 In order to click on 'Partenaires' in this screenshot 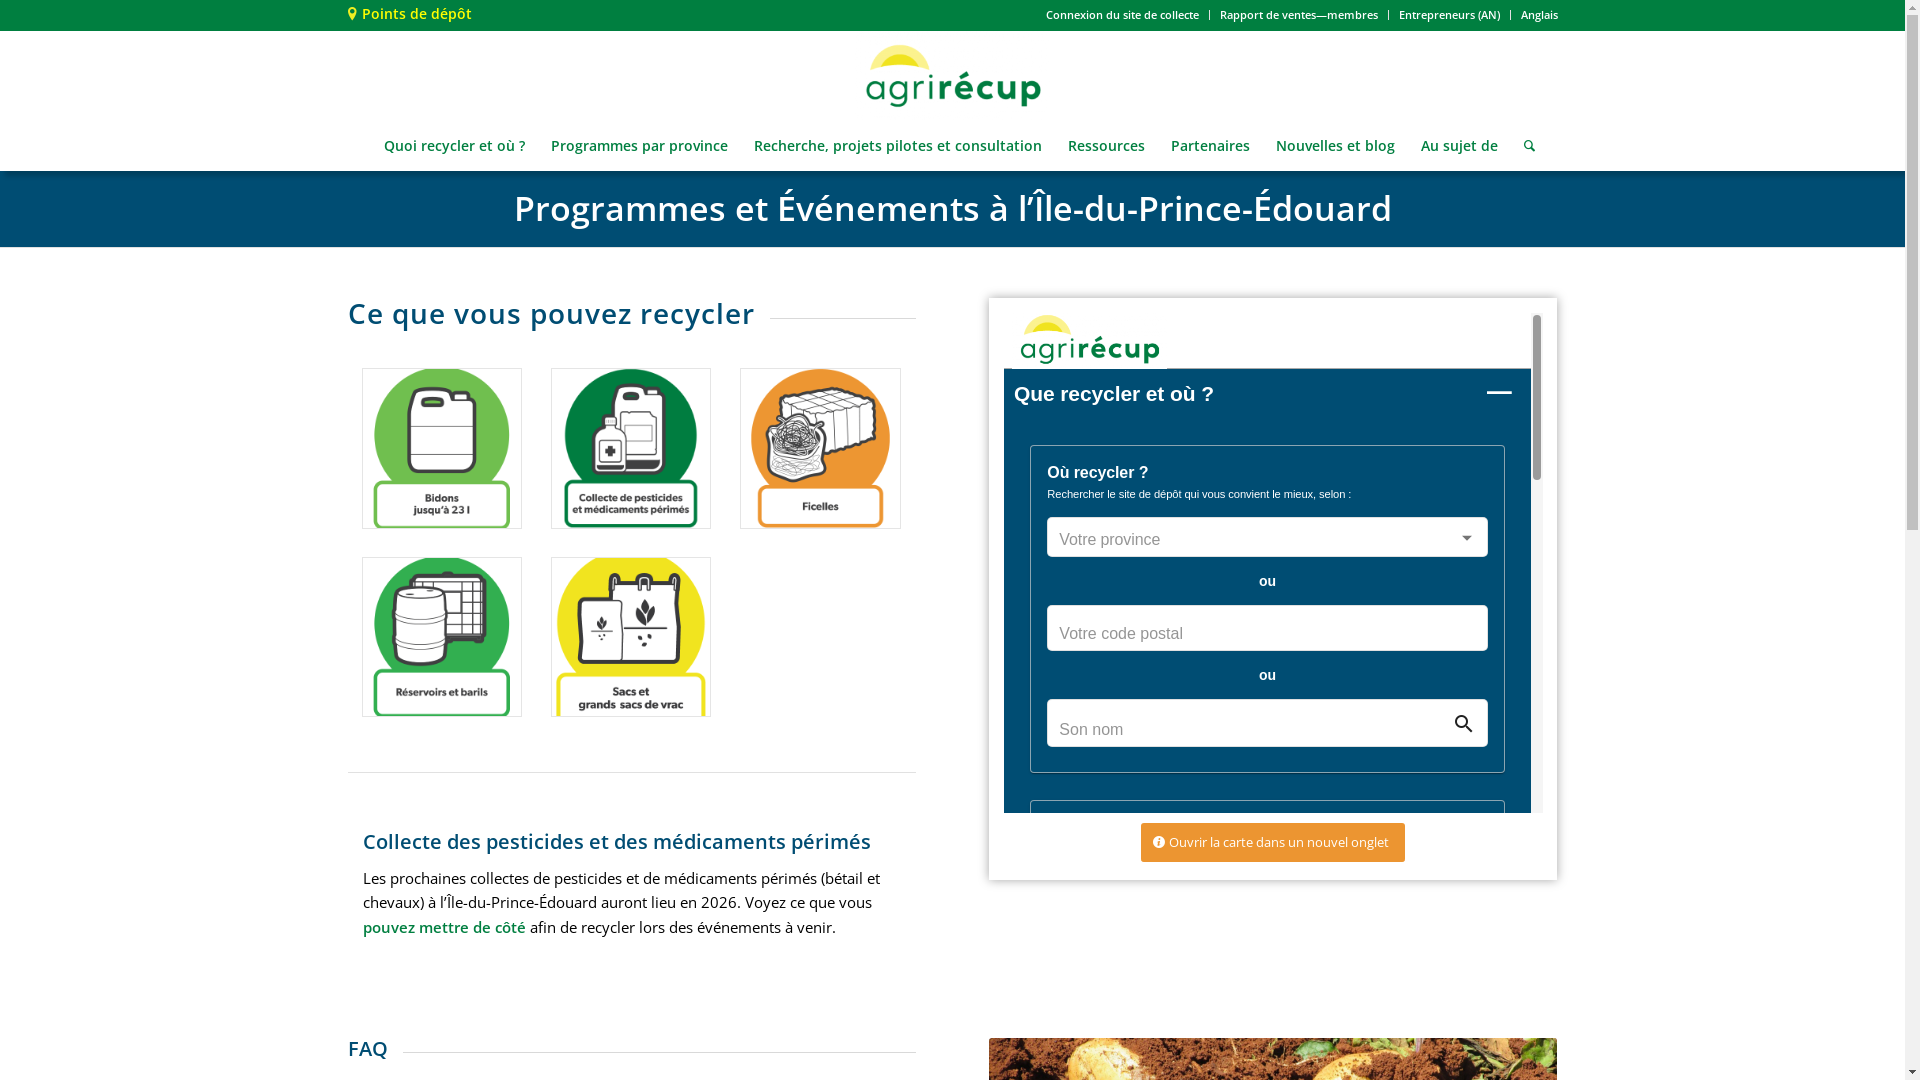, I will do `click(1209, 145)`.